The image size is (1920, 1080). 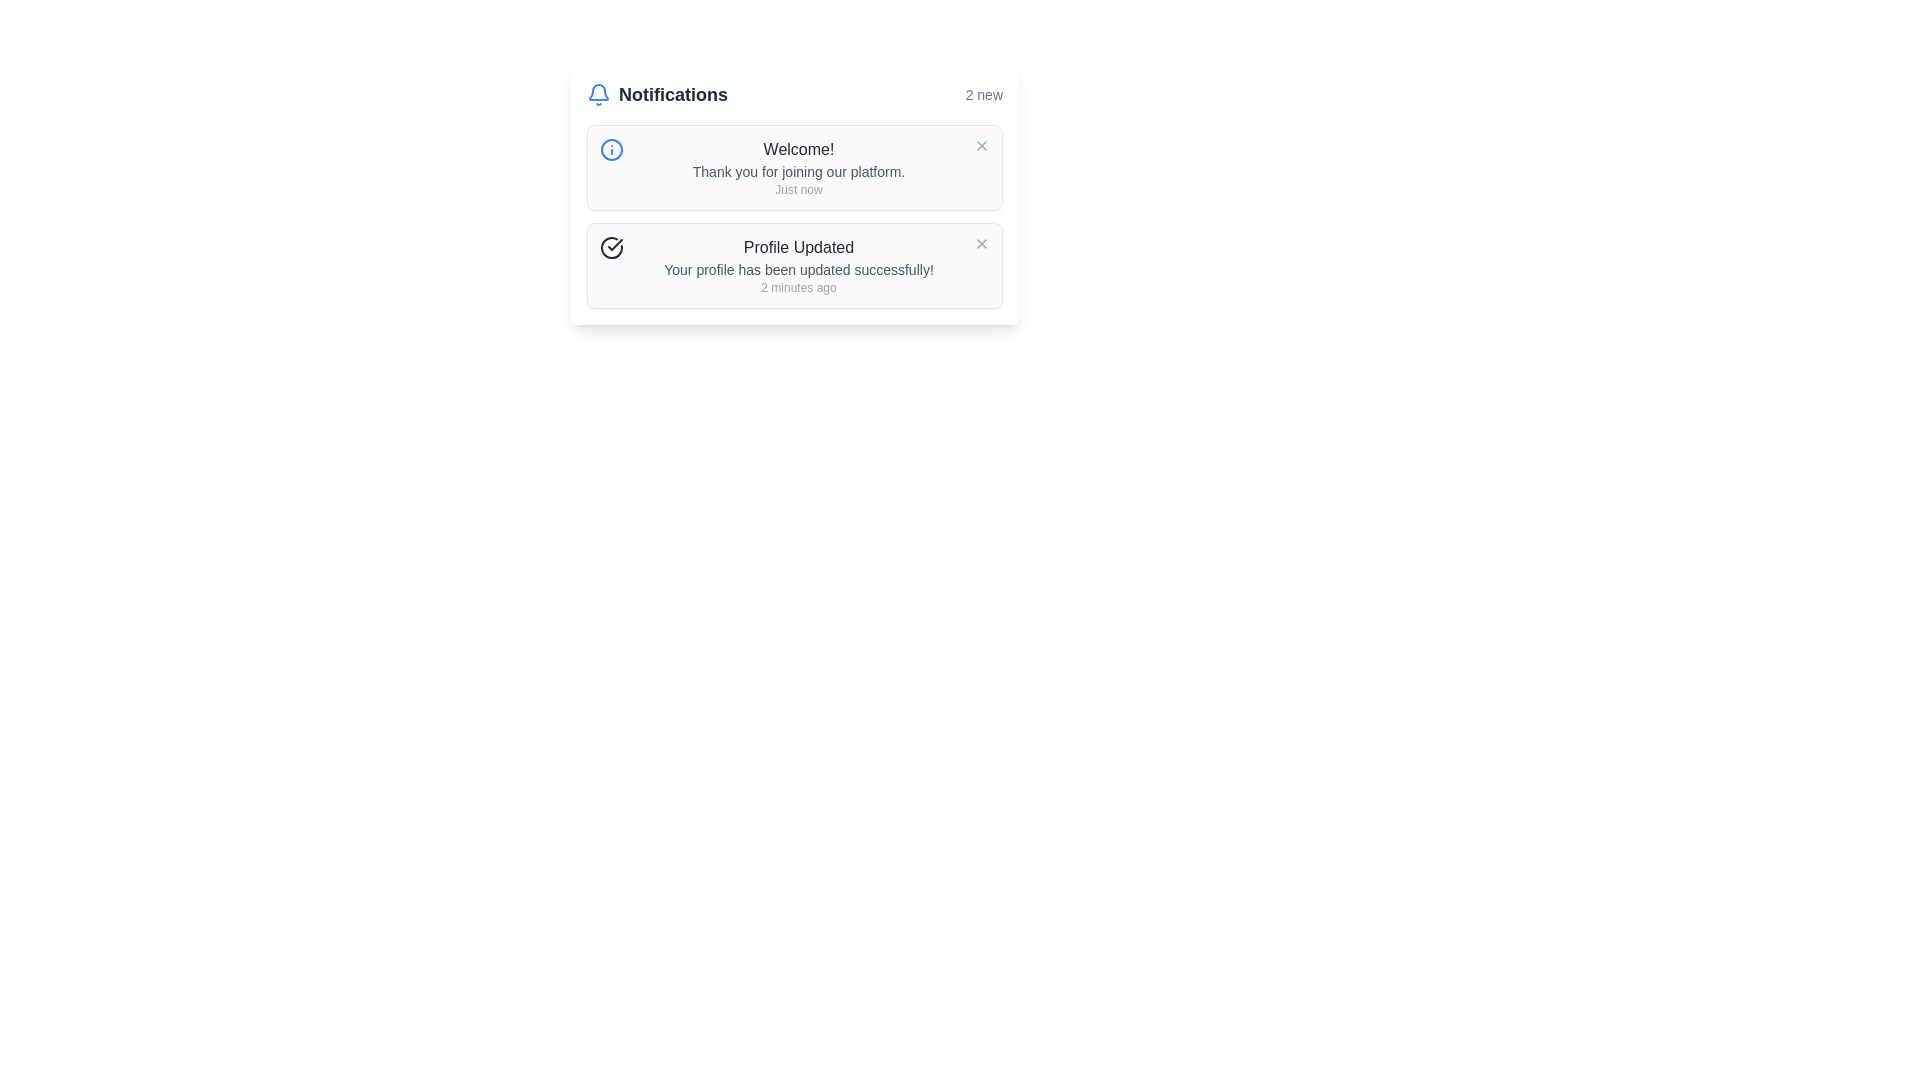 What do you see at coordinates (673, 95) in the screenshot?
I see `the 'Notifications' text label, which is a bold and larger font-sized header indicating the notifications section, located to the right of the bell icon` at bounding box center [673, 95].